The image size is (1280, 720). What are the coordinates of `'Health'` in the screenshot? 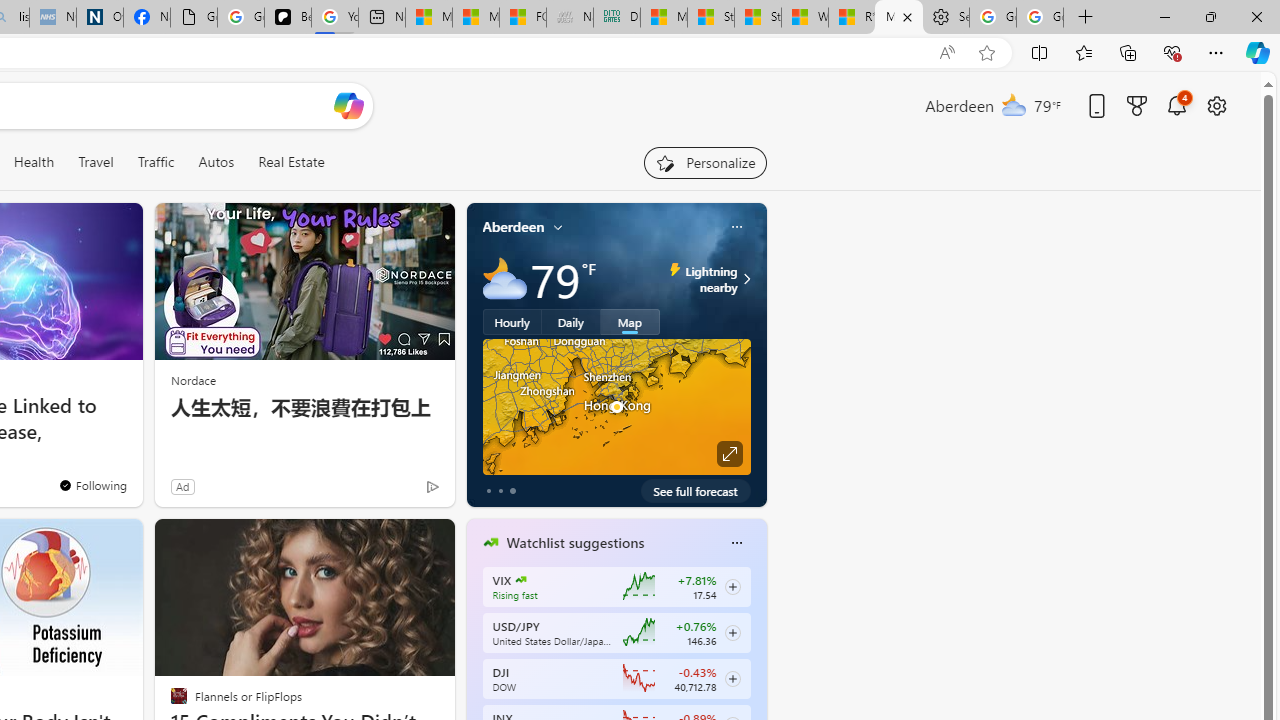 It's located at (33, 161).